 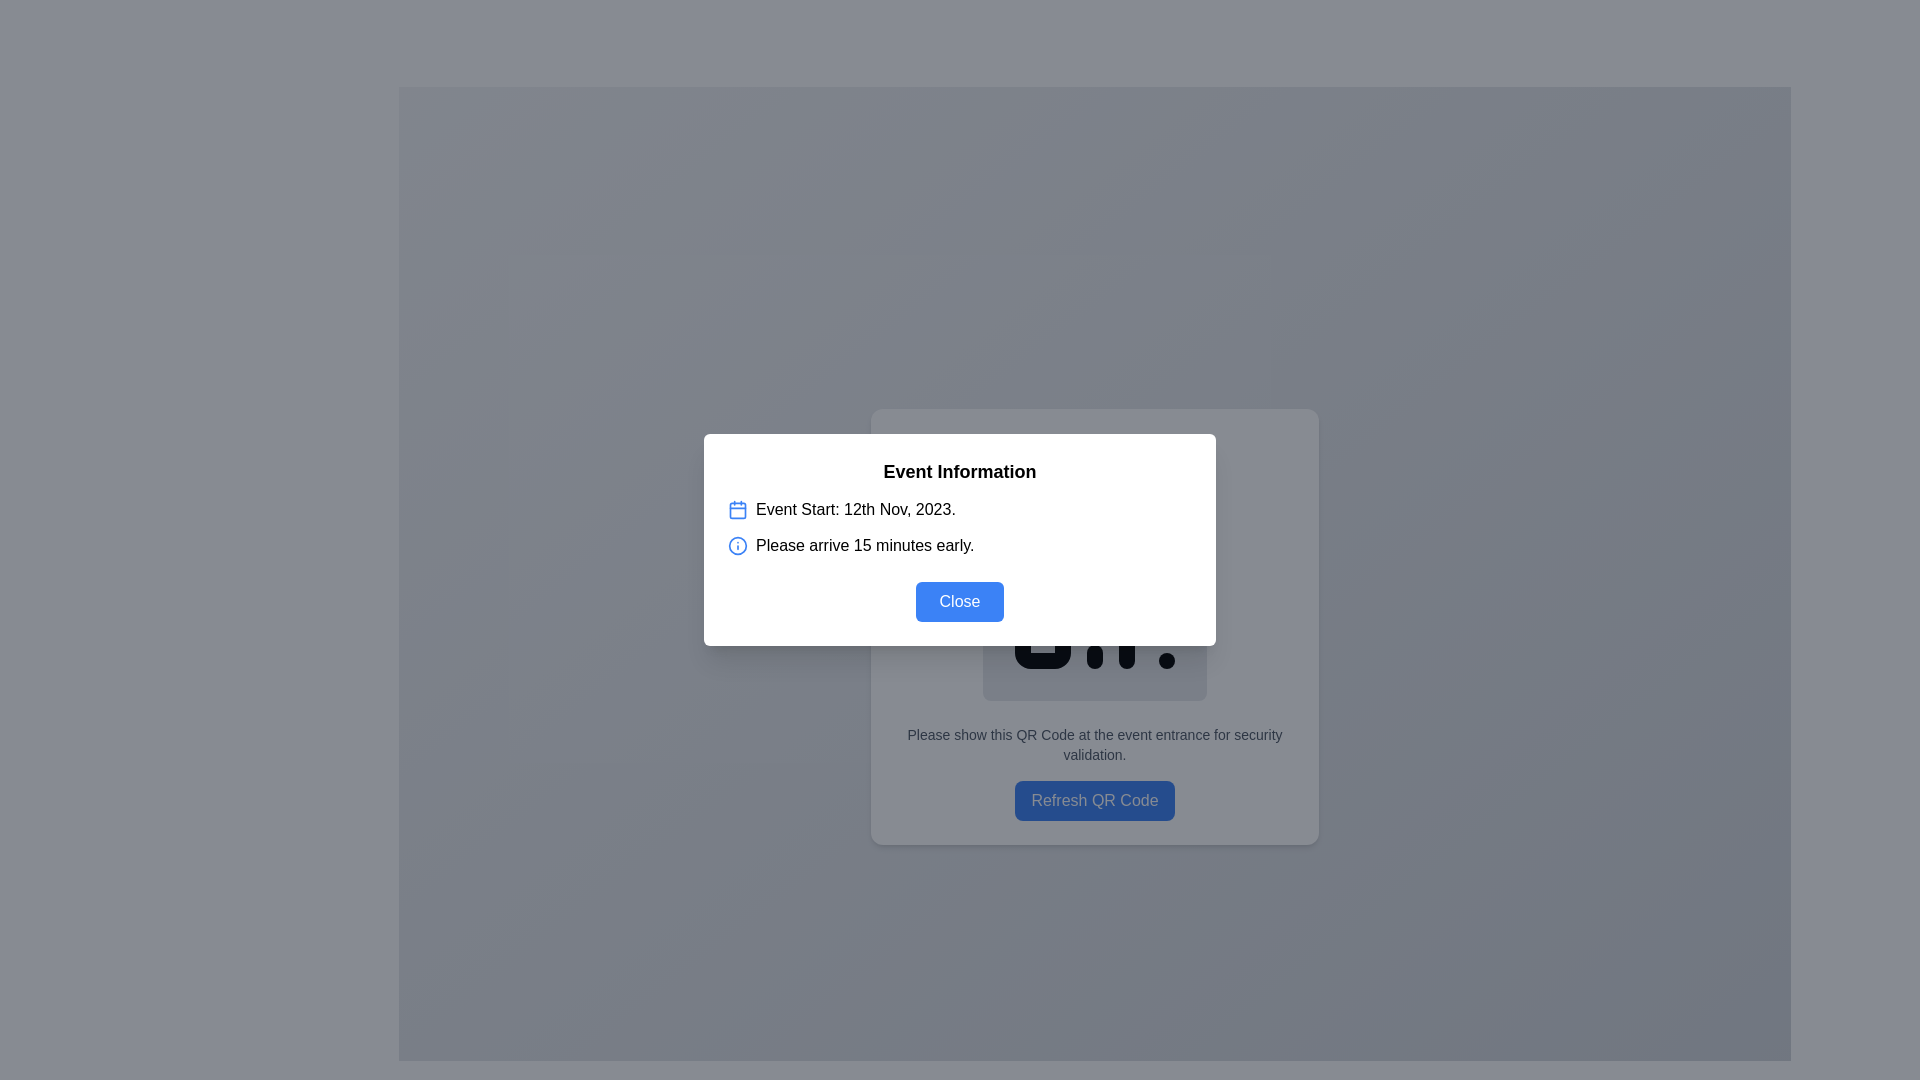 What do you see at coordinates (737, 546) in the screenshot?
I see `the blue circular icon that is part of the information symbol within the modal, positioned to the left of the text stating 'Please arrive 15 minutes early.'` at bounding box center [737, 546].